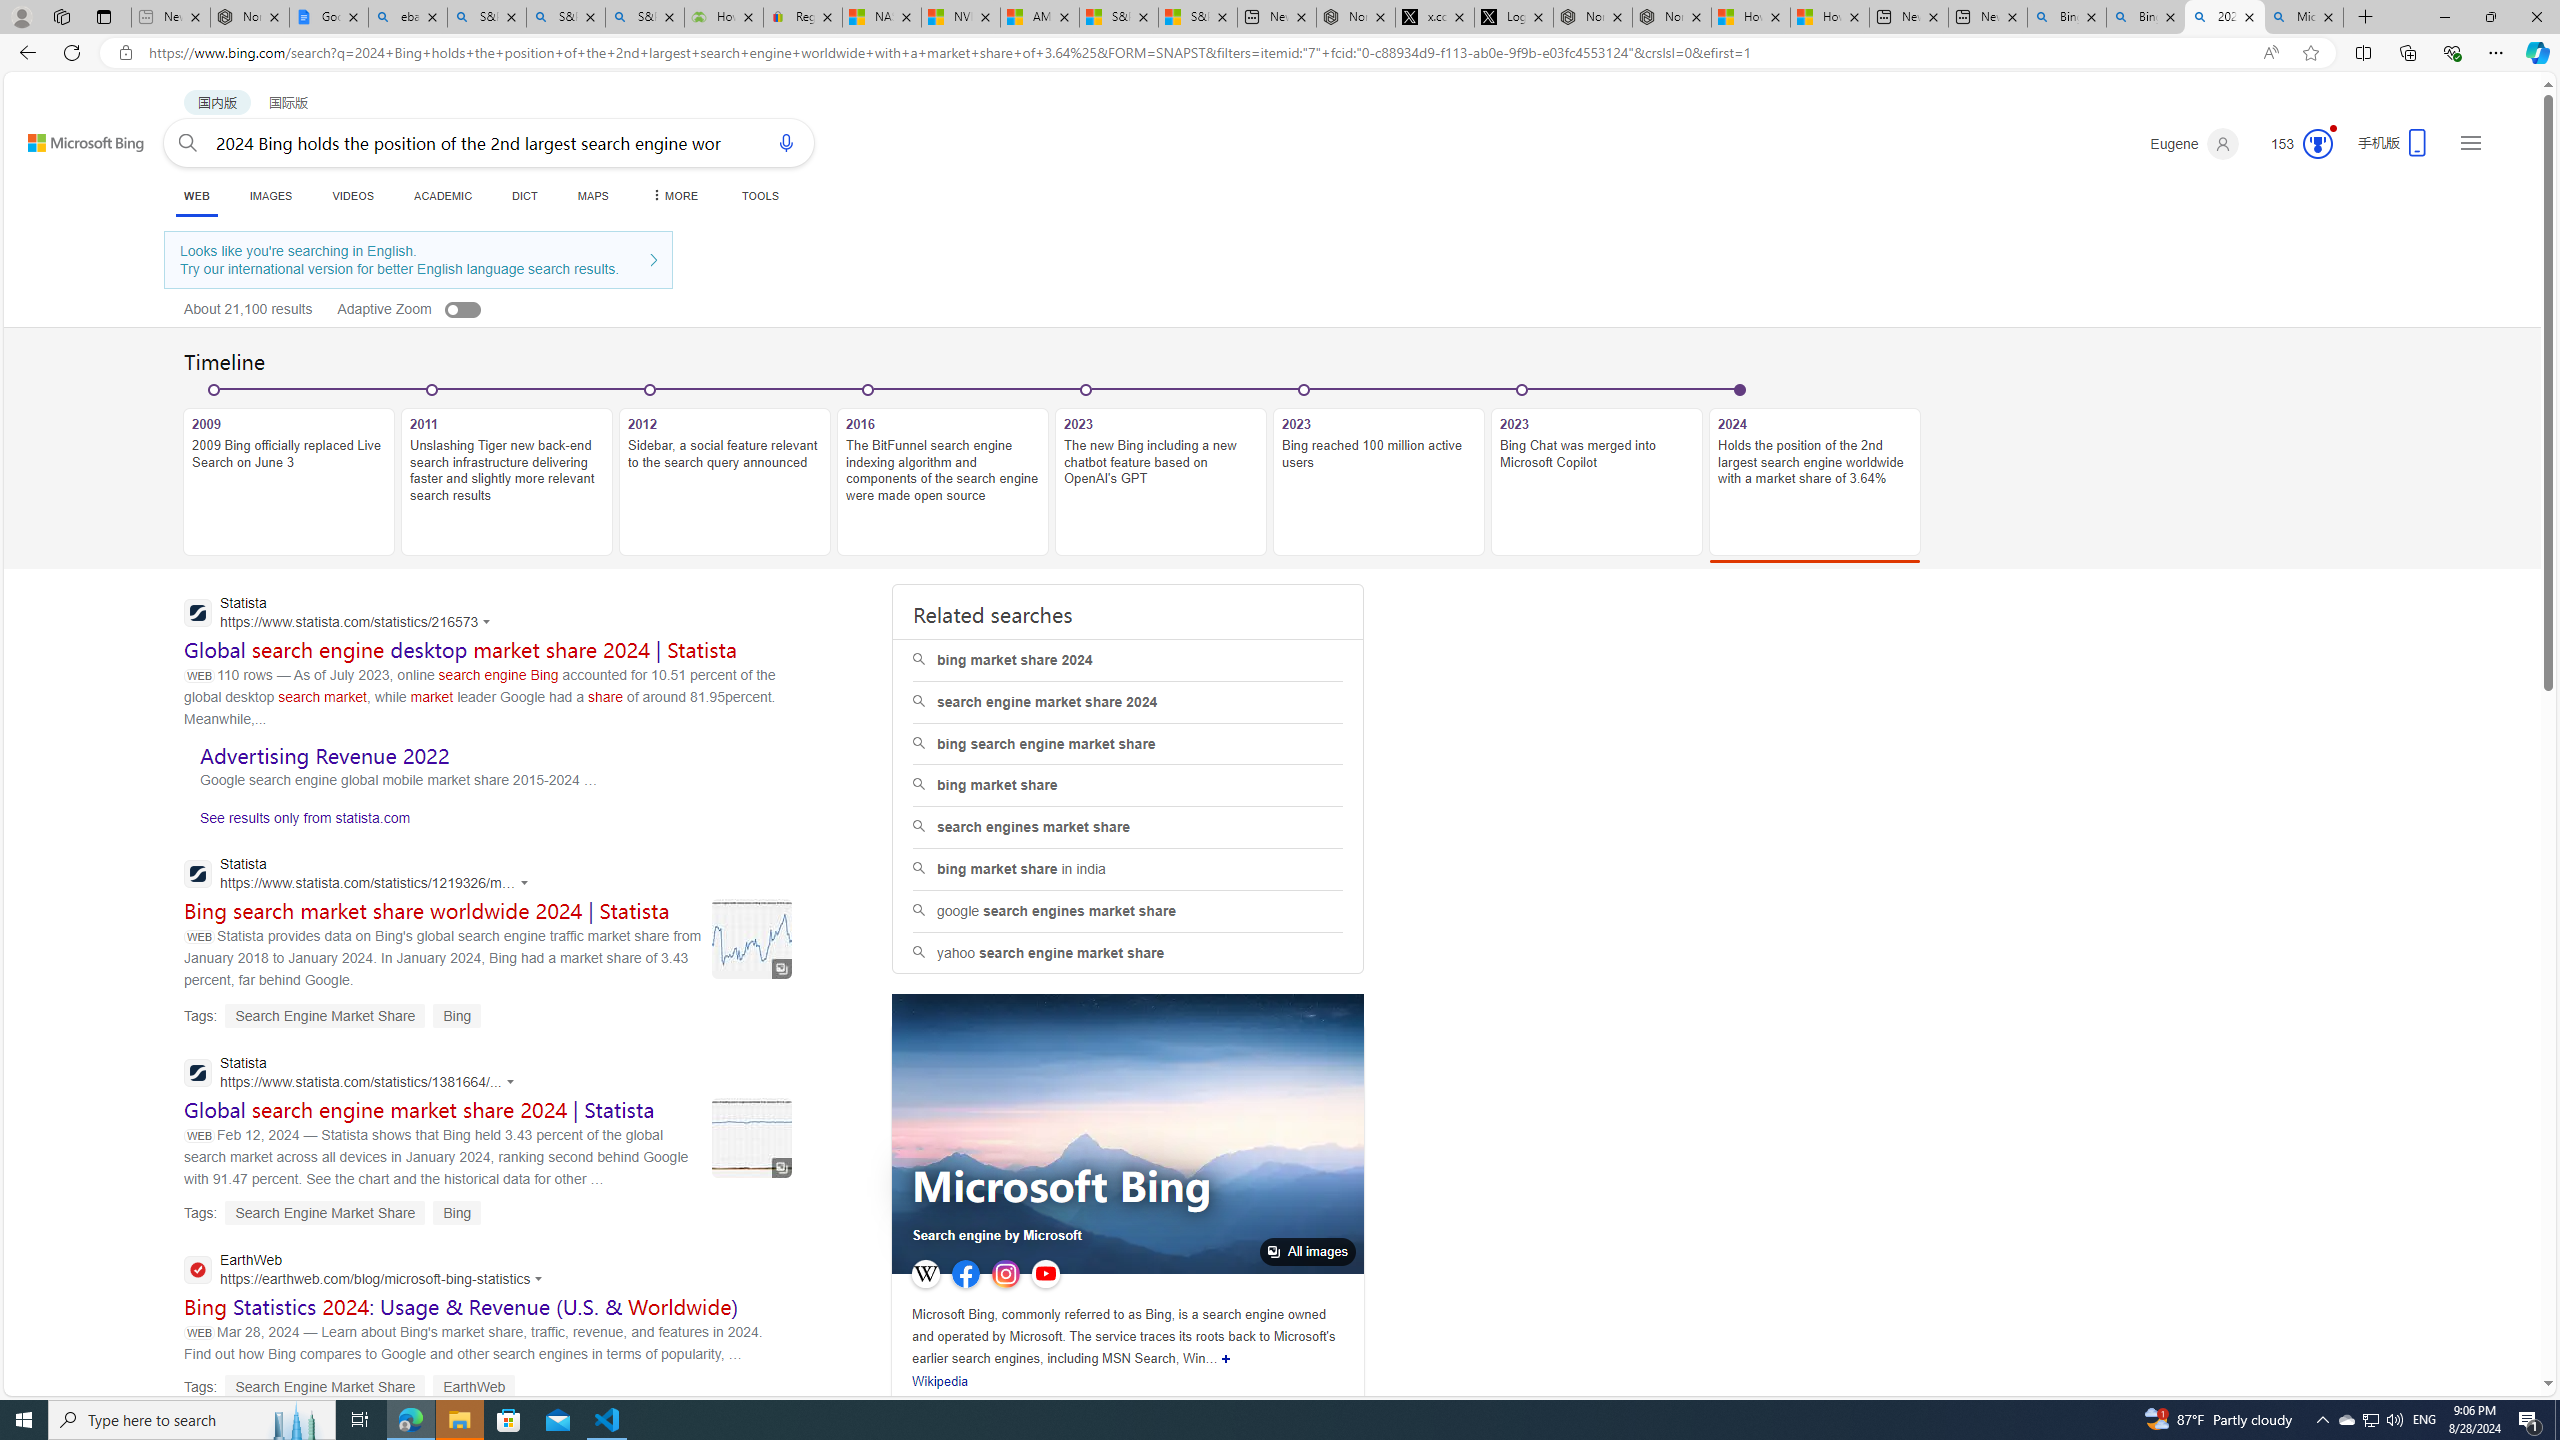  Describe the element at coordinates (1513, 16) in the screenshot. I see `'Log in to X / X'` at that location.